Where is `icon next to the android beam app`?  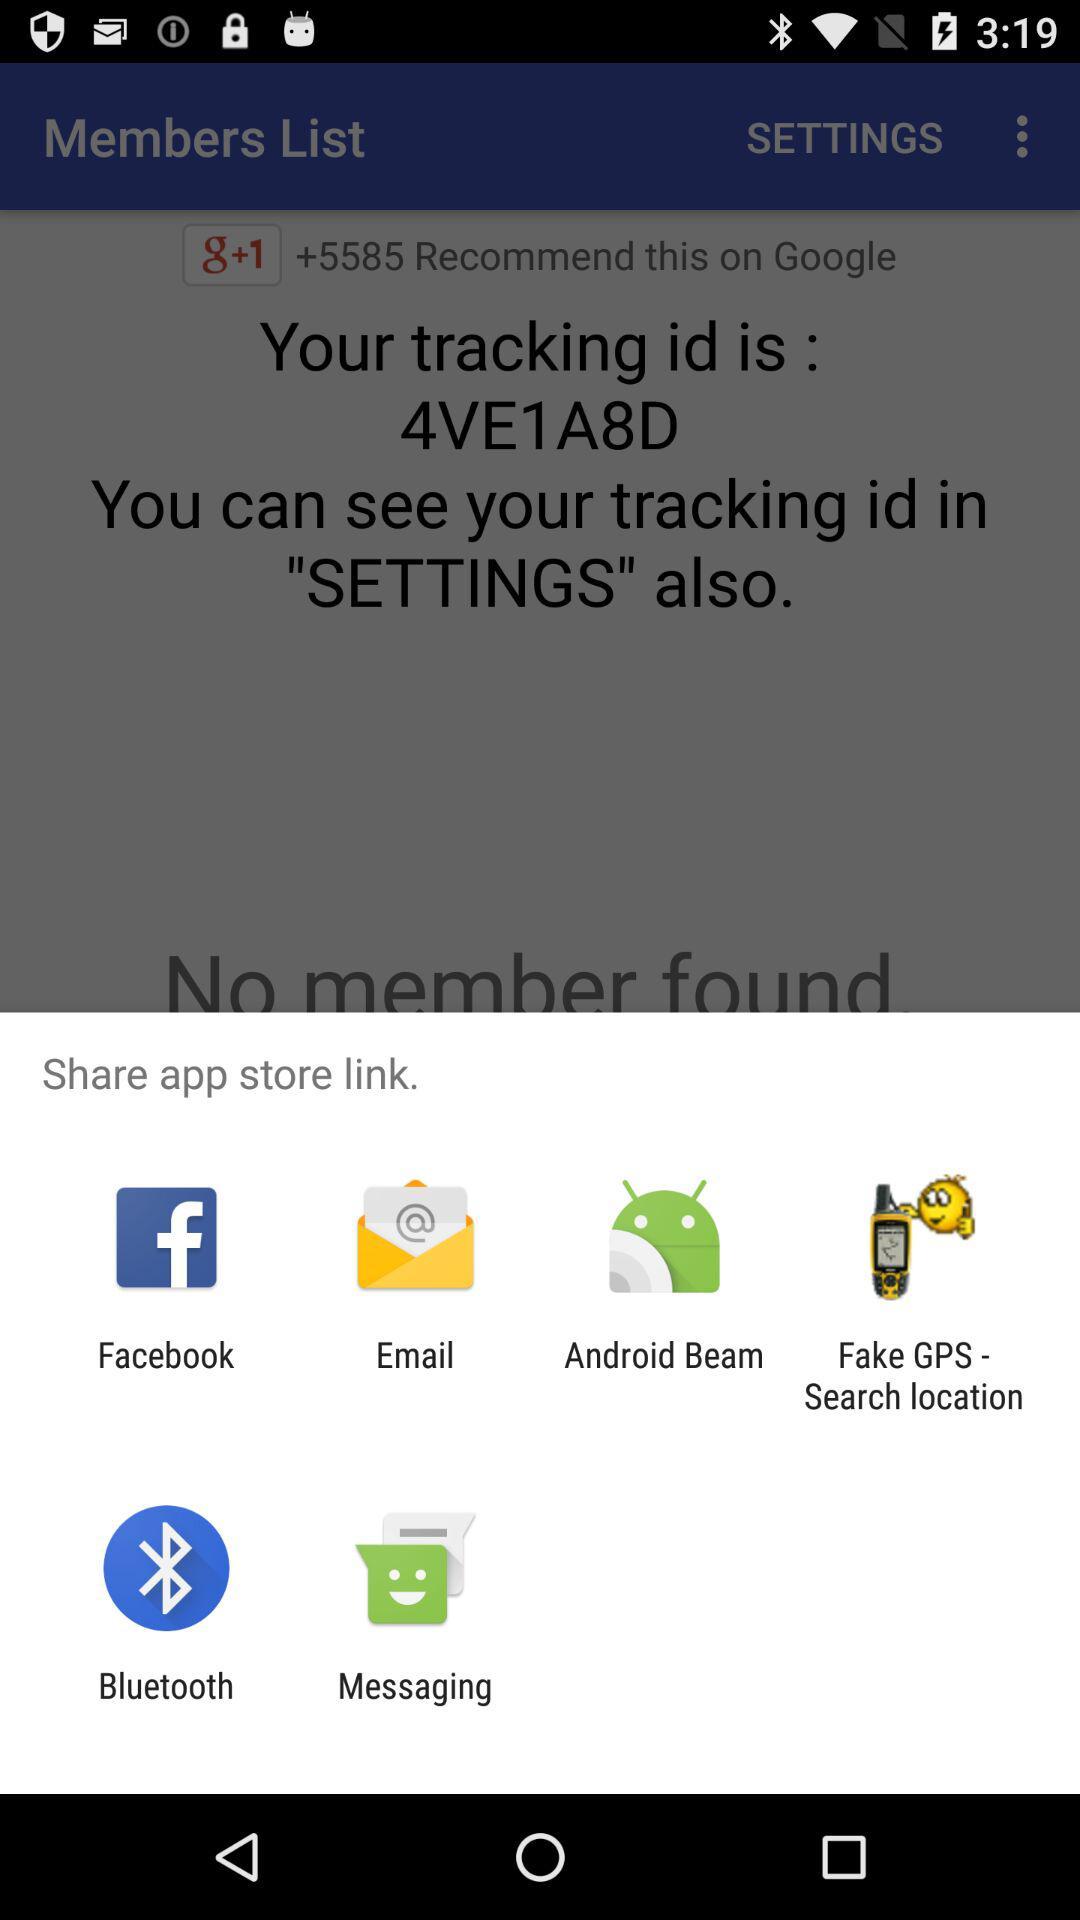 icon next to the android beam app is located at coordinates (913, 1374).